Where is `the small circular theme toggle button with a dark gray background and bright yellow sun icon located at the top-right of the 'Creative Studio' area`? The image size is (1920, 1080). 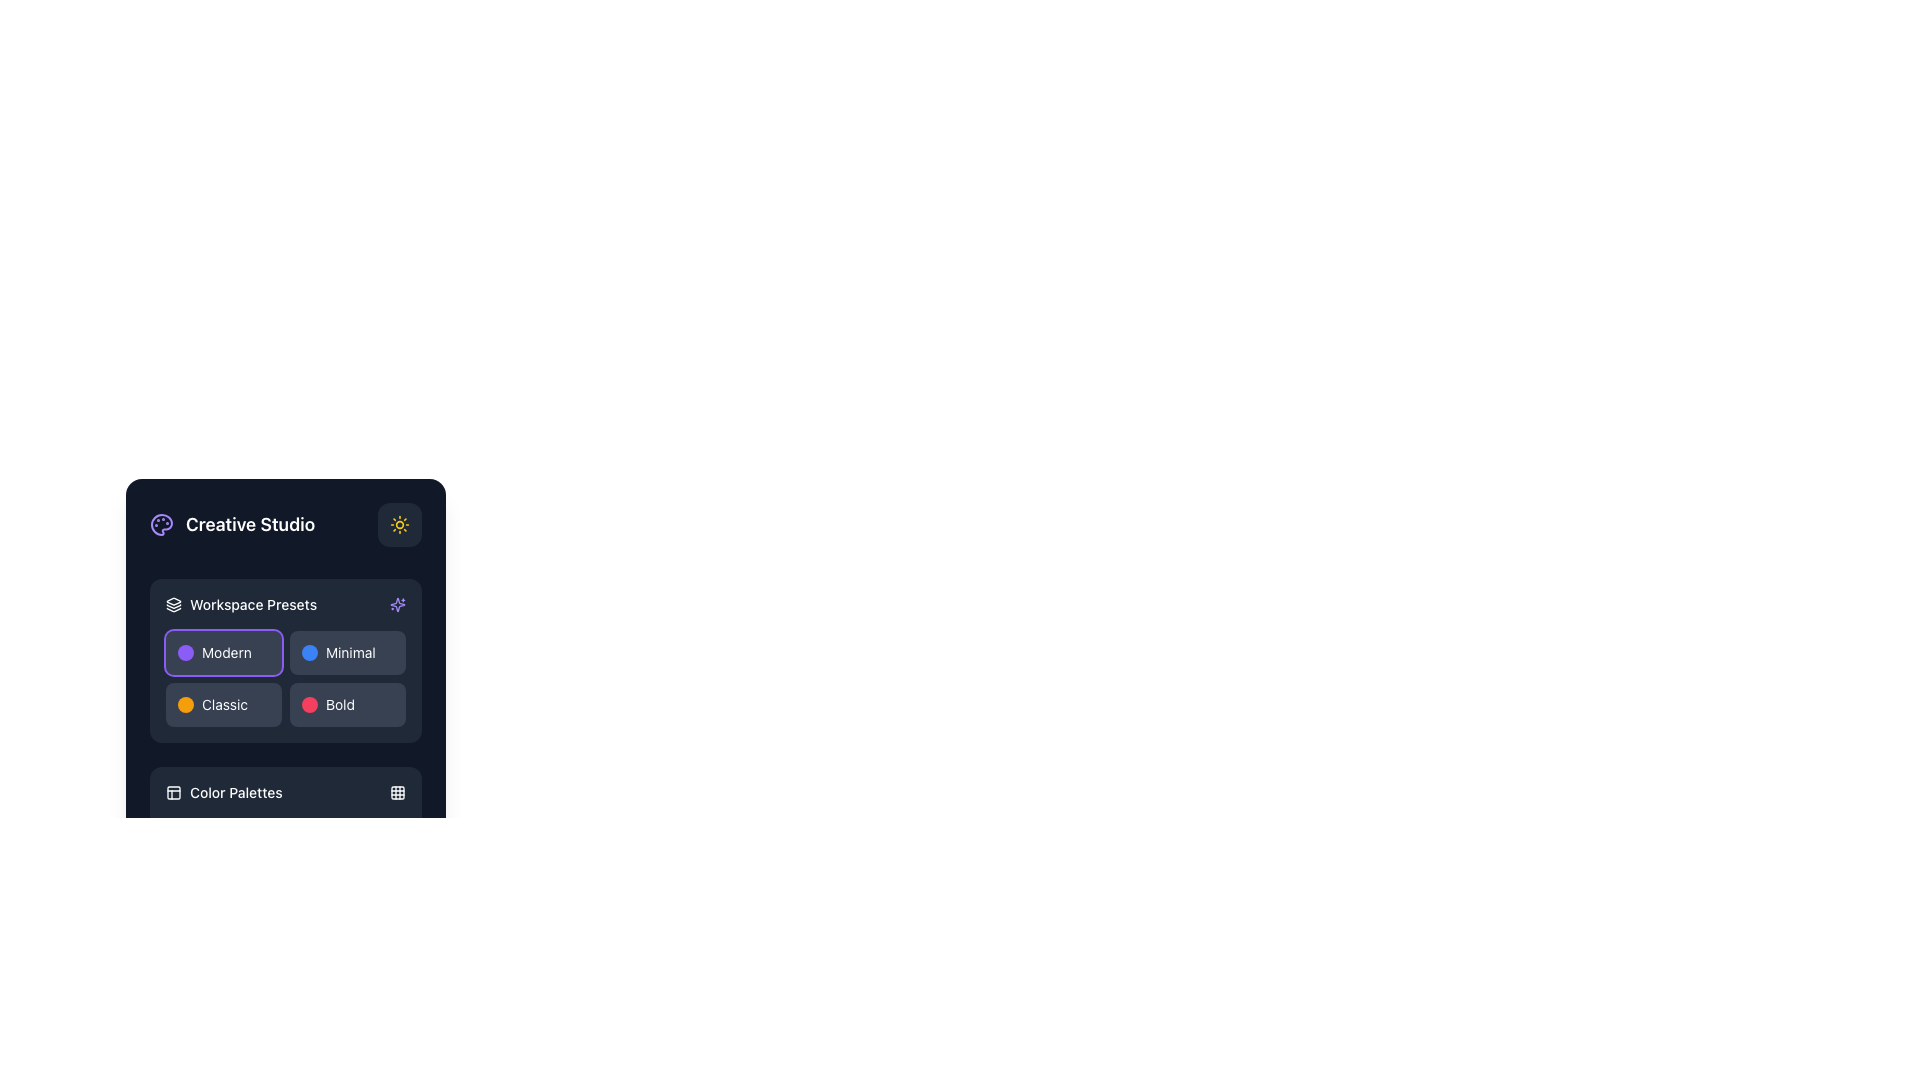 the small circular theme toggle button with a dark gray background and bright yellow sun icon located at the top-right of the 'Creative Studio' area is located at coordinates (399, 523).